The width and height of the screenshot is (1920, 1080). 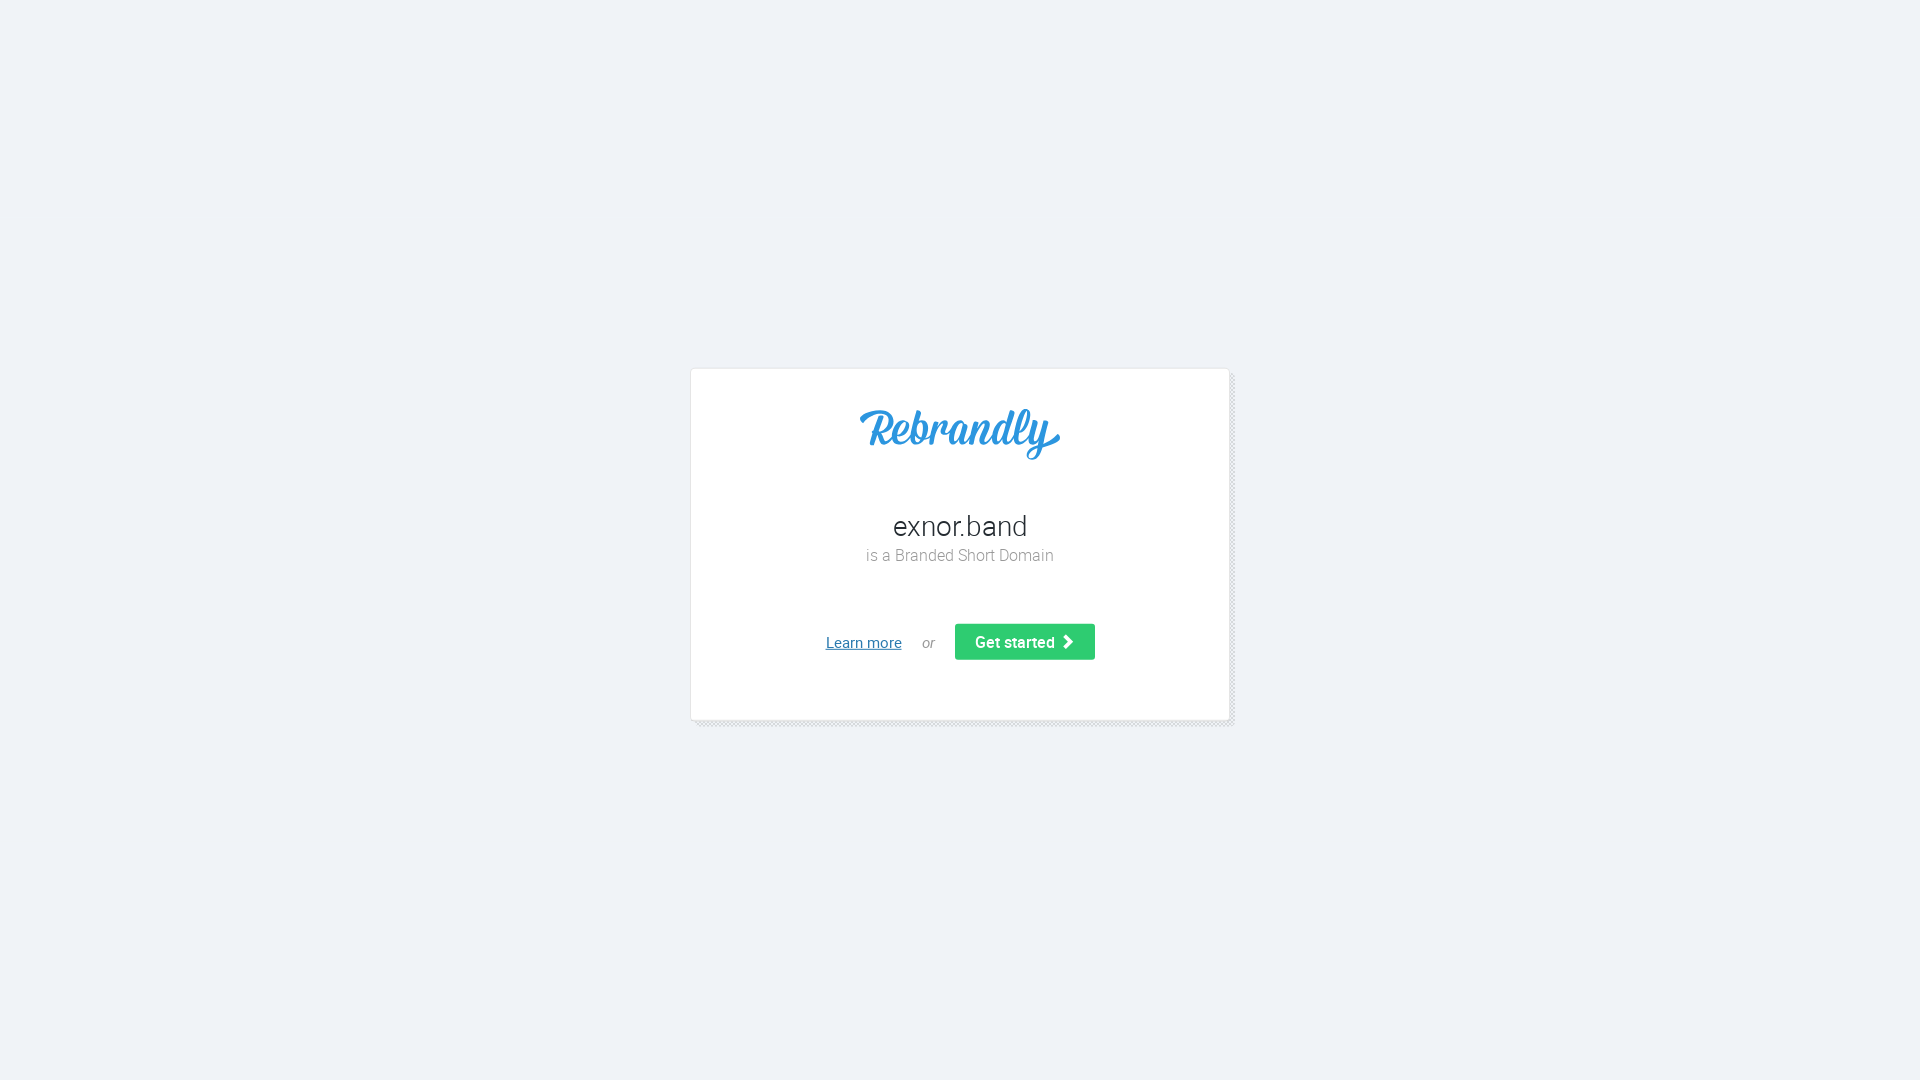 I want to click on 'Learn more', so click(x=825, y=641).